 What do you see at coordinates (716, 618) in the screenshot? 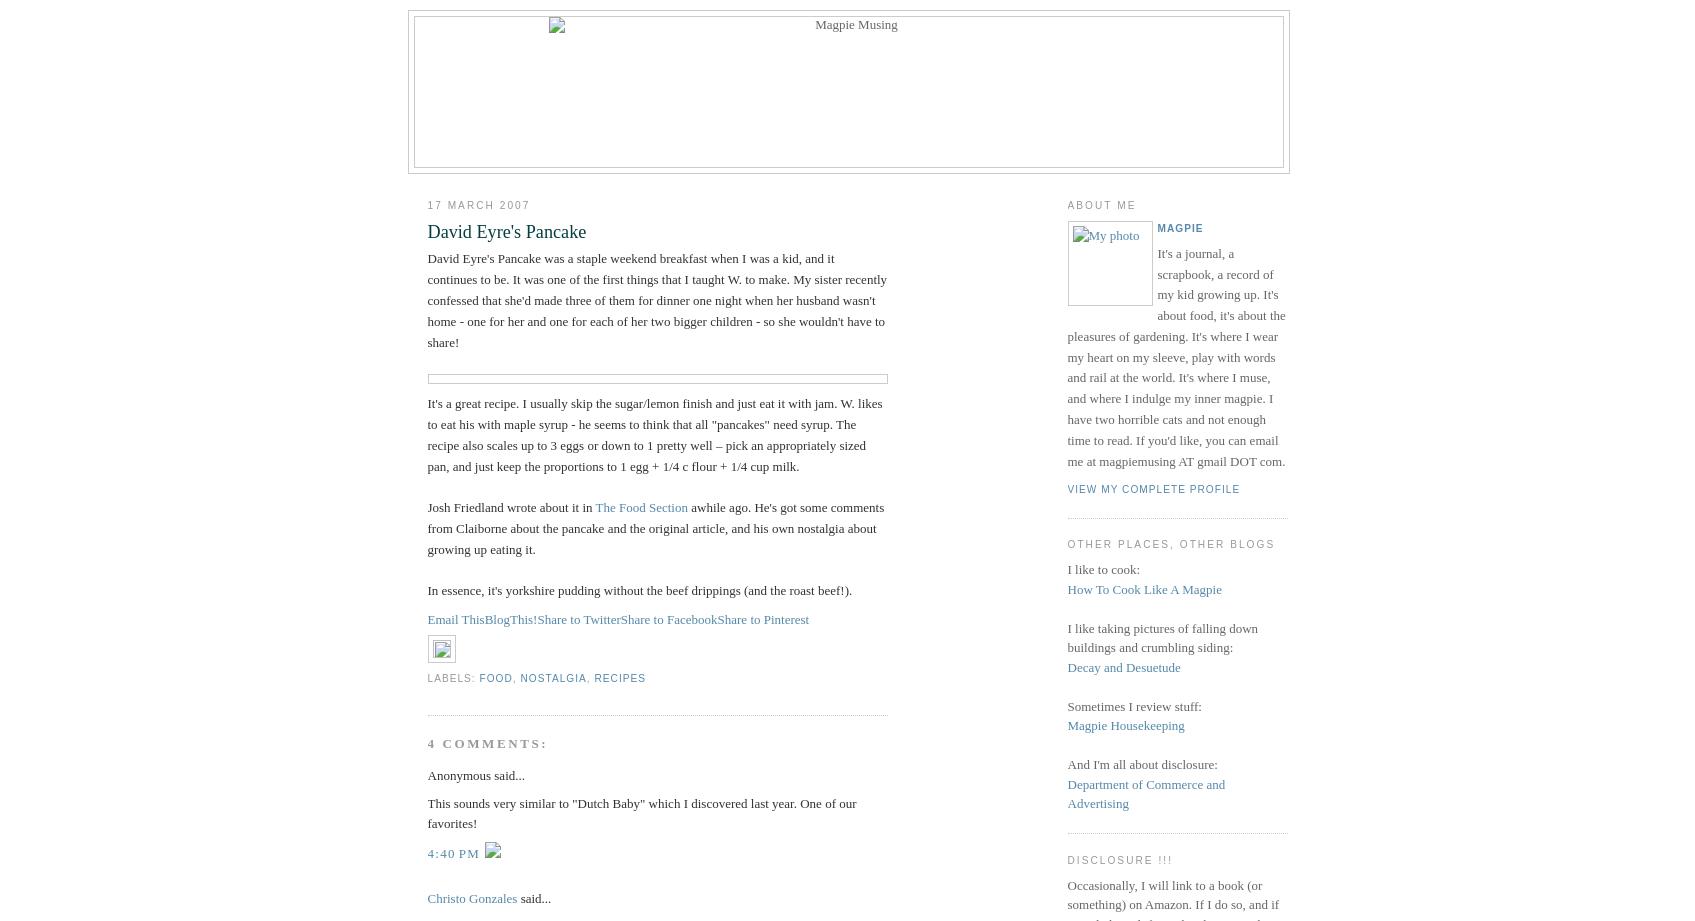
I see `'Share to Pinterest'` at bounding box center [716, 618].